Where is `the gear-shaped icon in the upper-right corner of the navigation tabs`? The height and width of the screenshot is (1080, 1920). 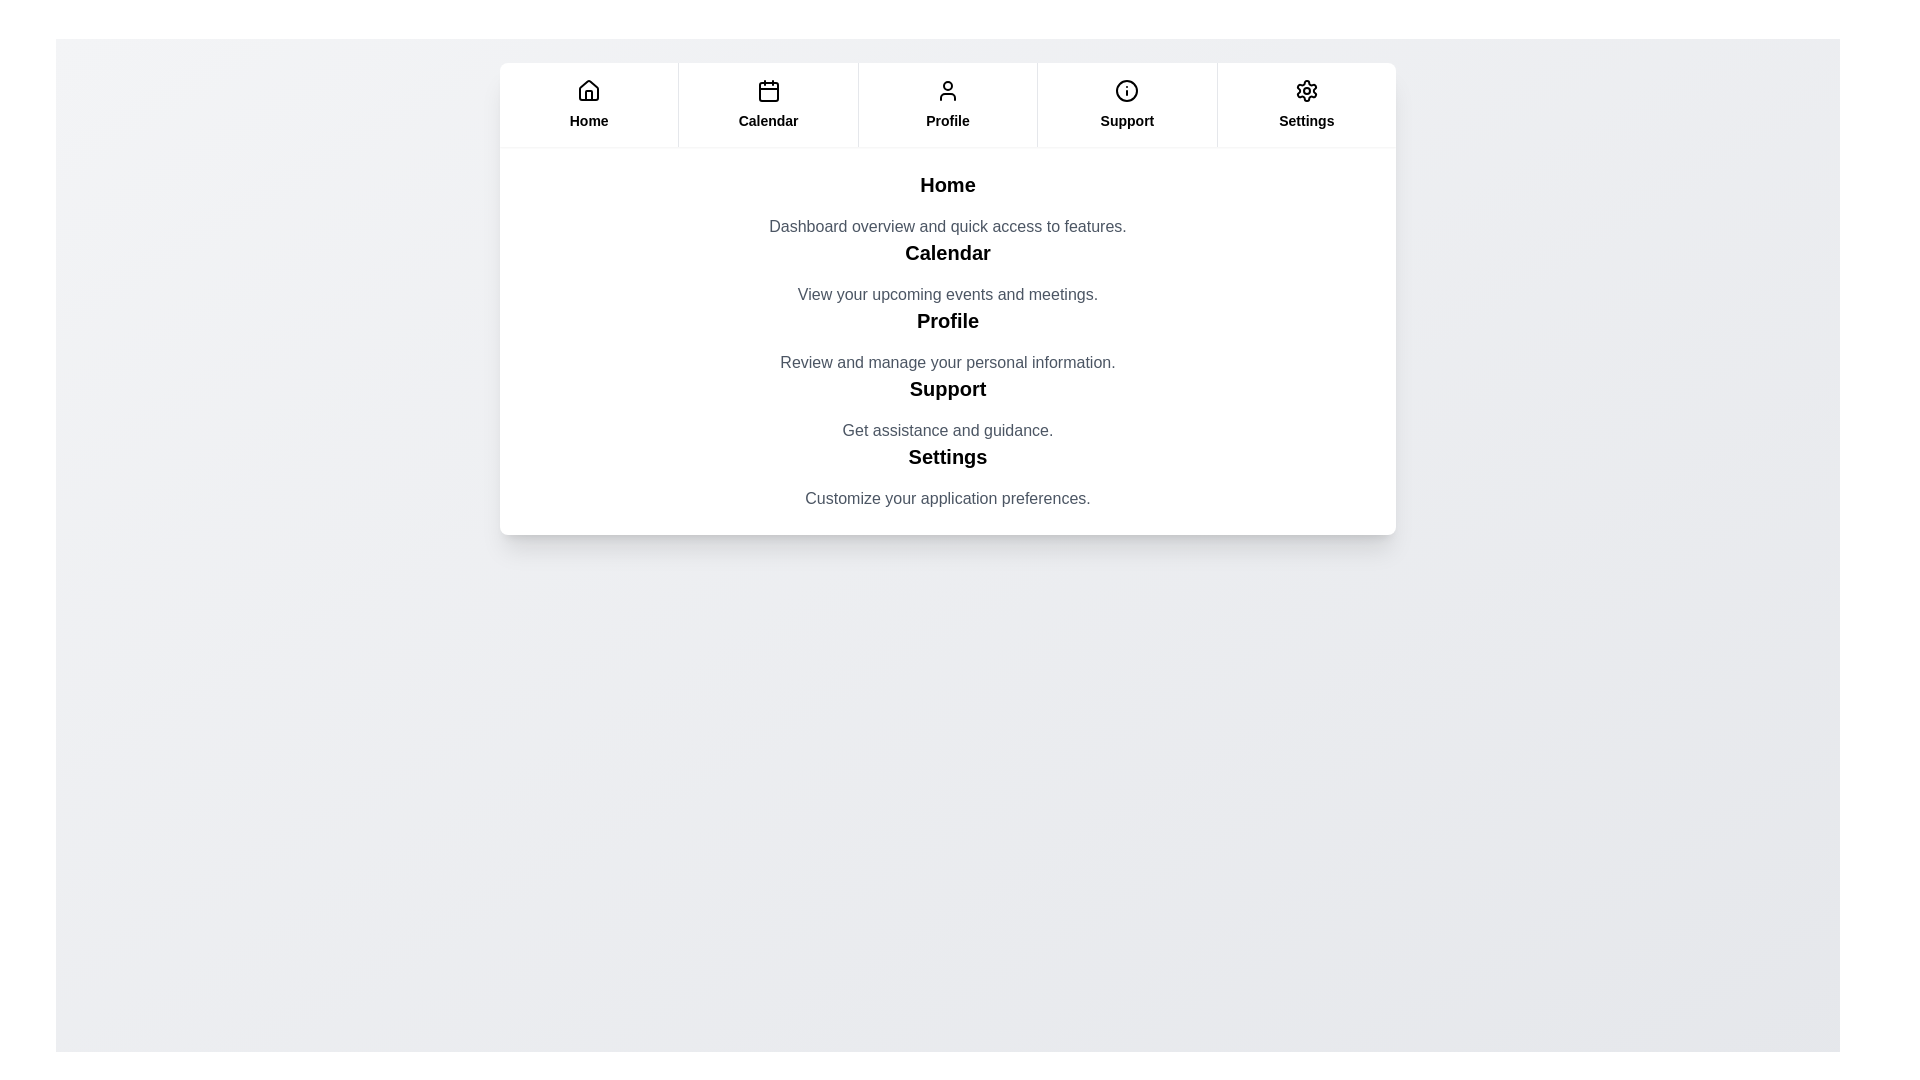
the gear-shaped icon in the upper-right corner of the navigation tabs is located at coordinates (1306, 91).